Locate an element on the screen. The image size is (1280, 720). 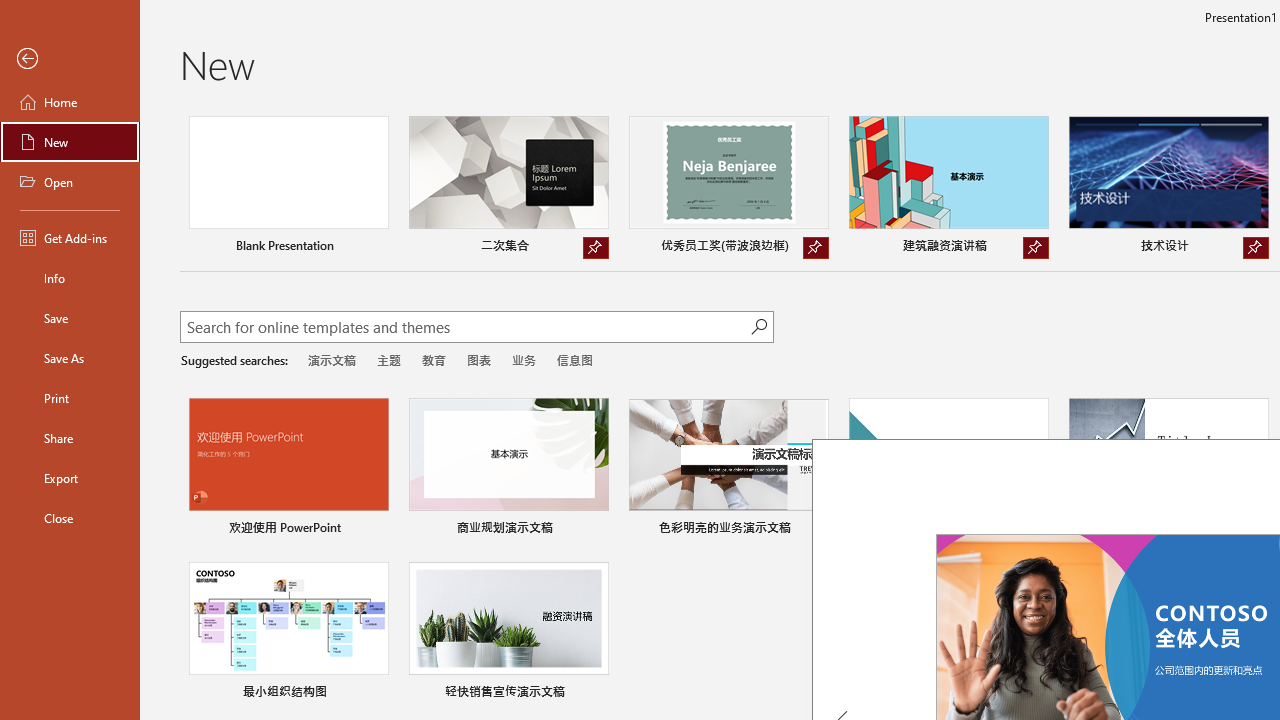
'Start searching' is located at coordinates (758, 325).